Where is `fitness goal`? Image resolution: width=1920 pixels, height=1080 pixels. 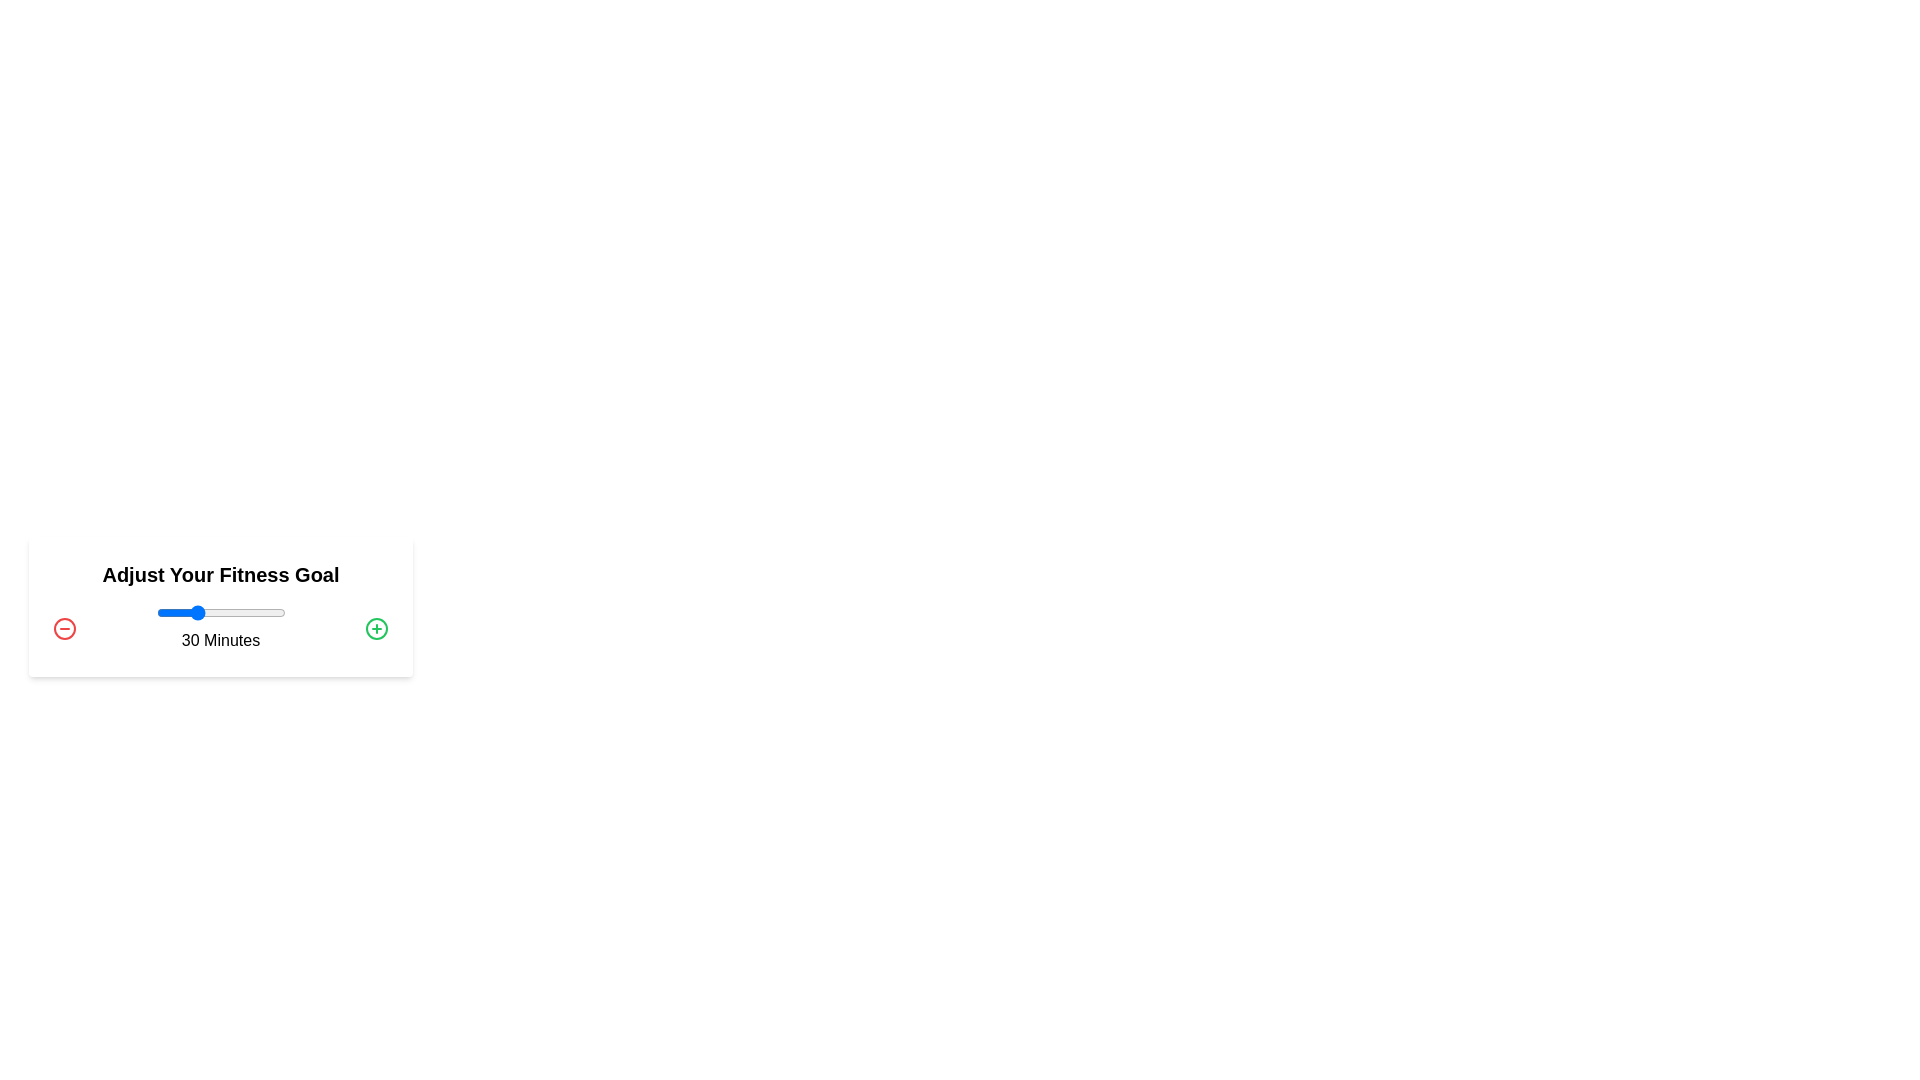
fitness goal is located at coordinates (250, 612).